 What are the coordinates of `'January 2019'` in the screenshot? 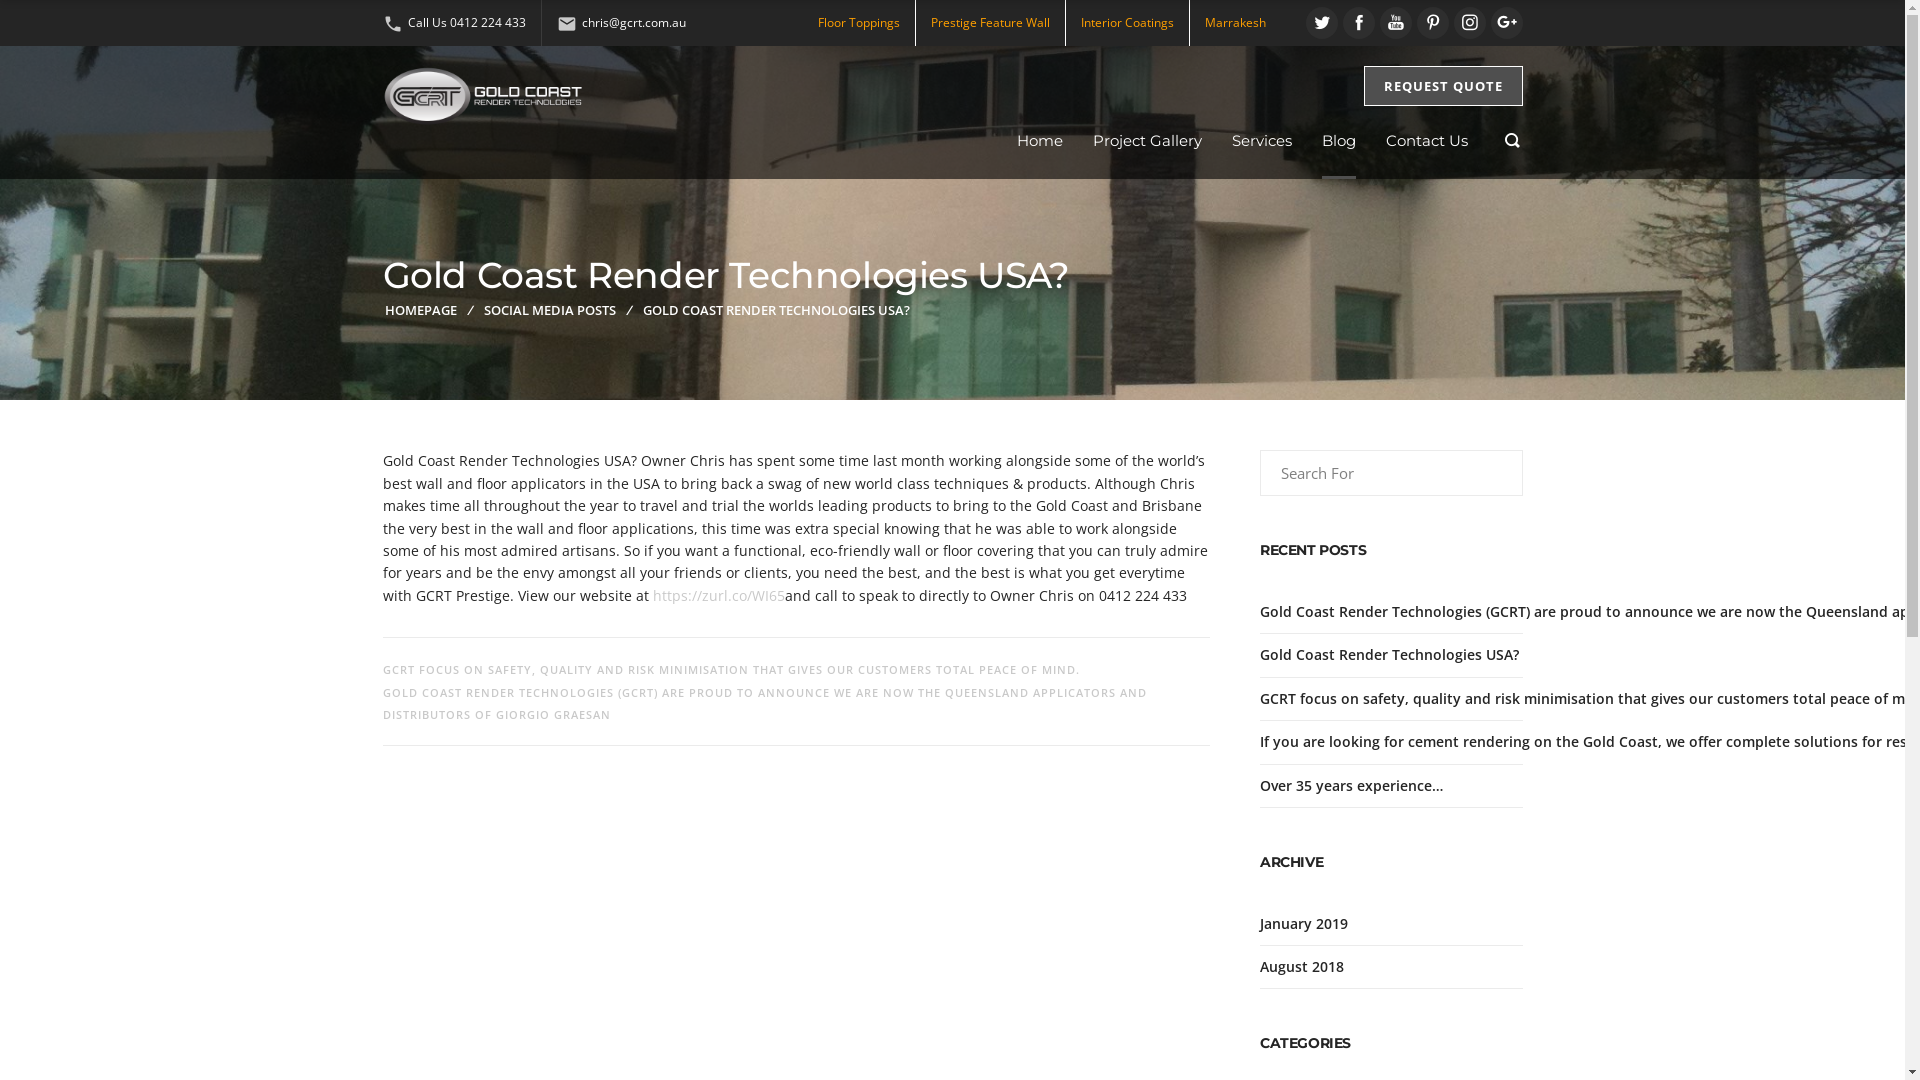 It's located at (1304, 923).